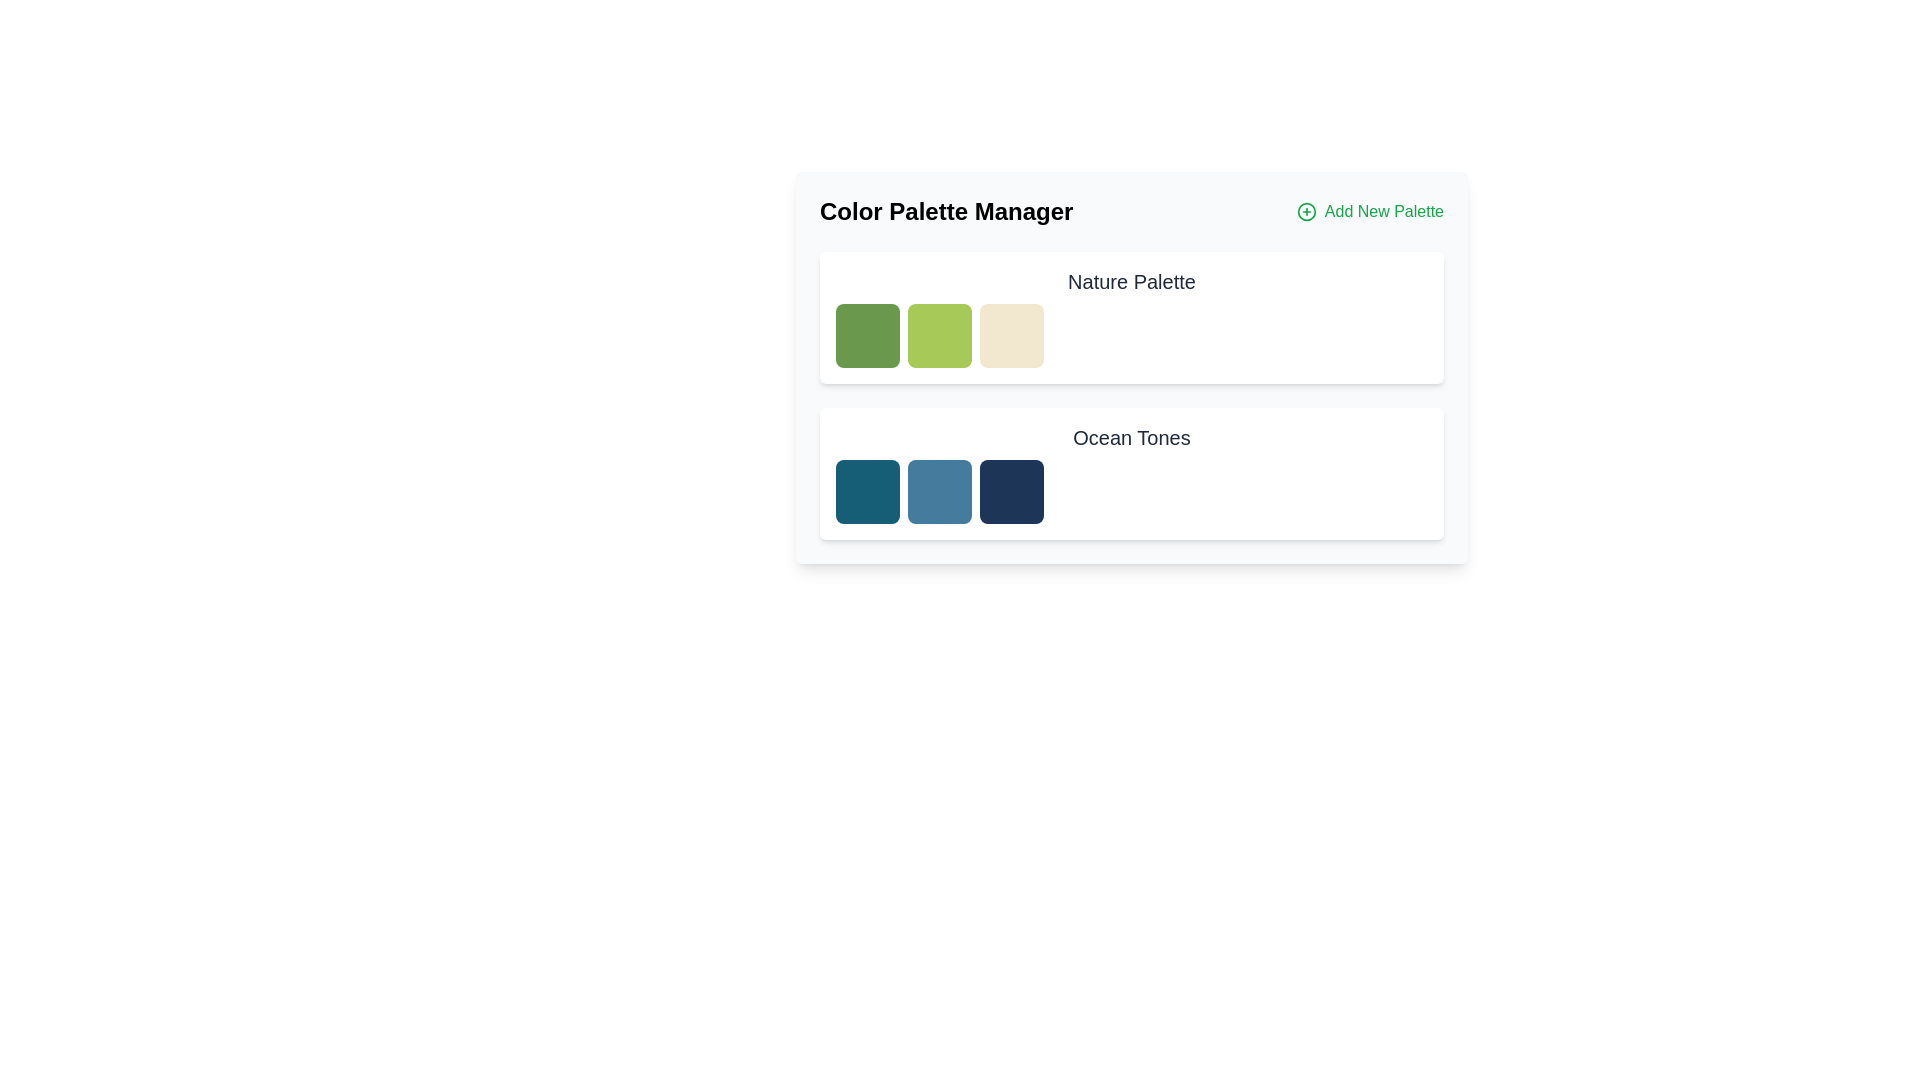 This screenshot has height=1080, width=1920. I want to click on the third color swatch with a light beige background in the 'Nature Palette' section, so click(1012, 334).